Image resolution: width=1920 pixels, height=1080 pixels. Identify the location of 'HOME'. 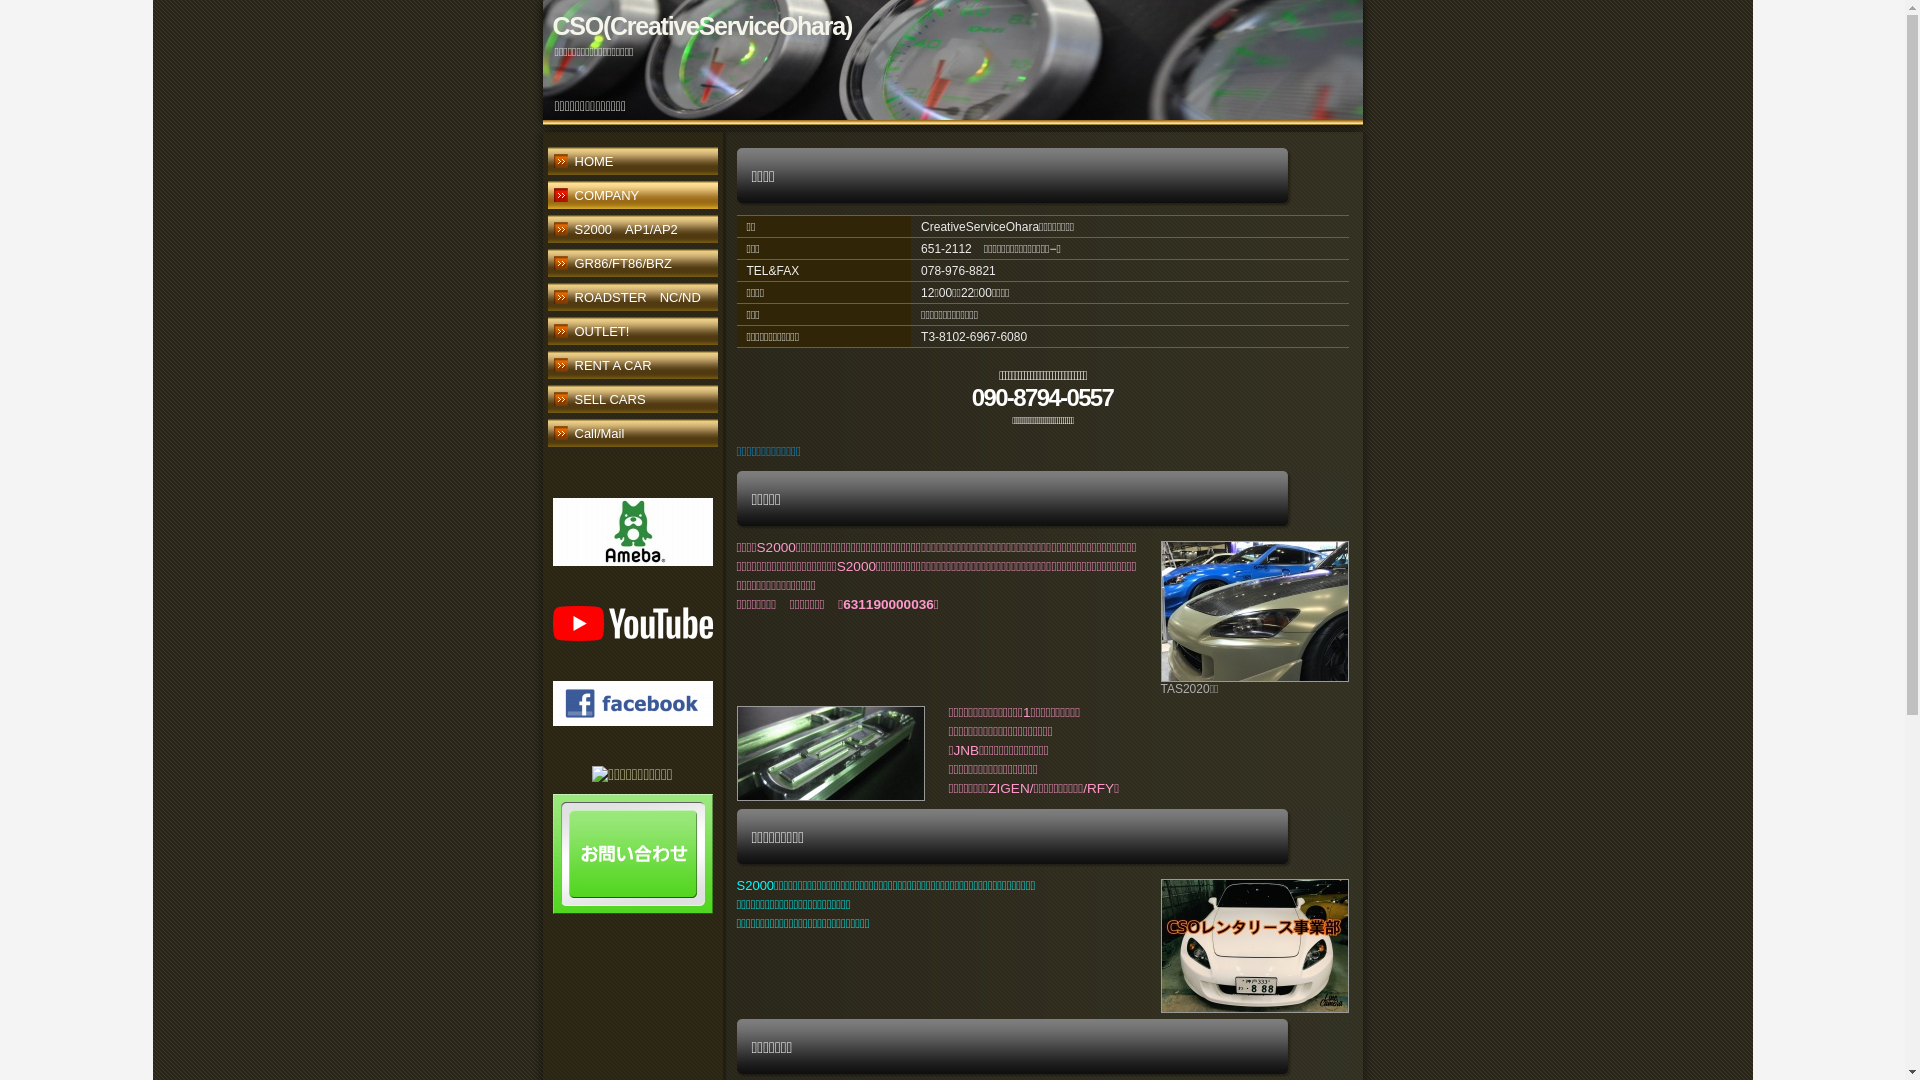
(631, 163).